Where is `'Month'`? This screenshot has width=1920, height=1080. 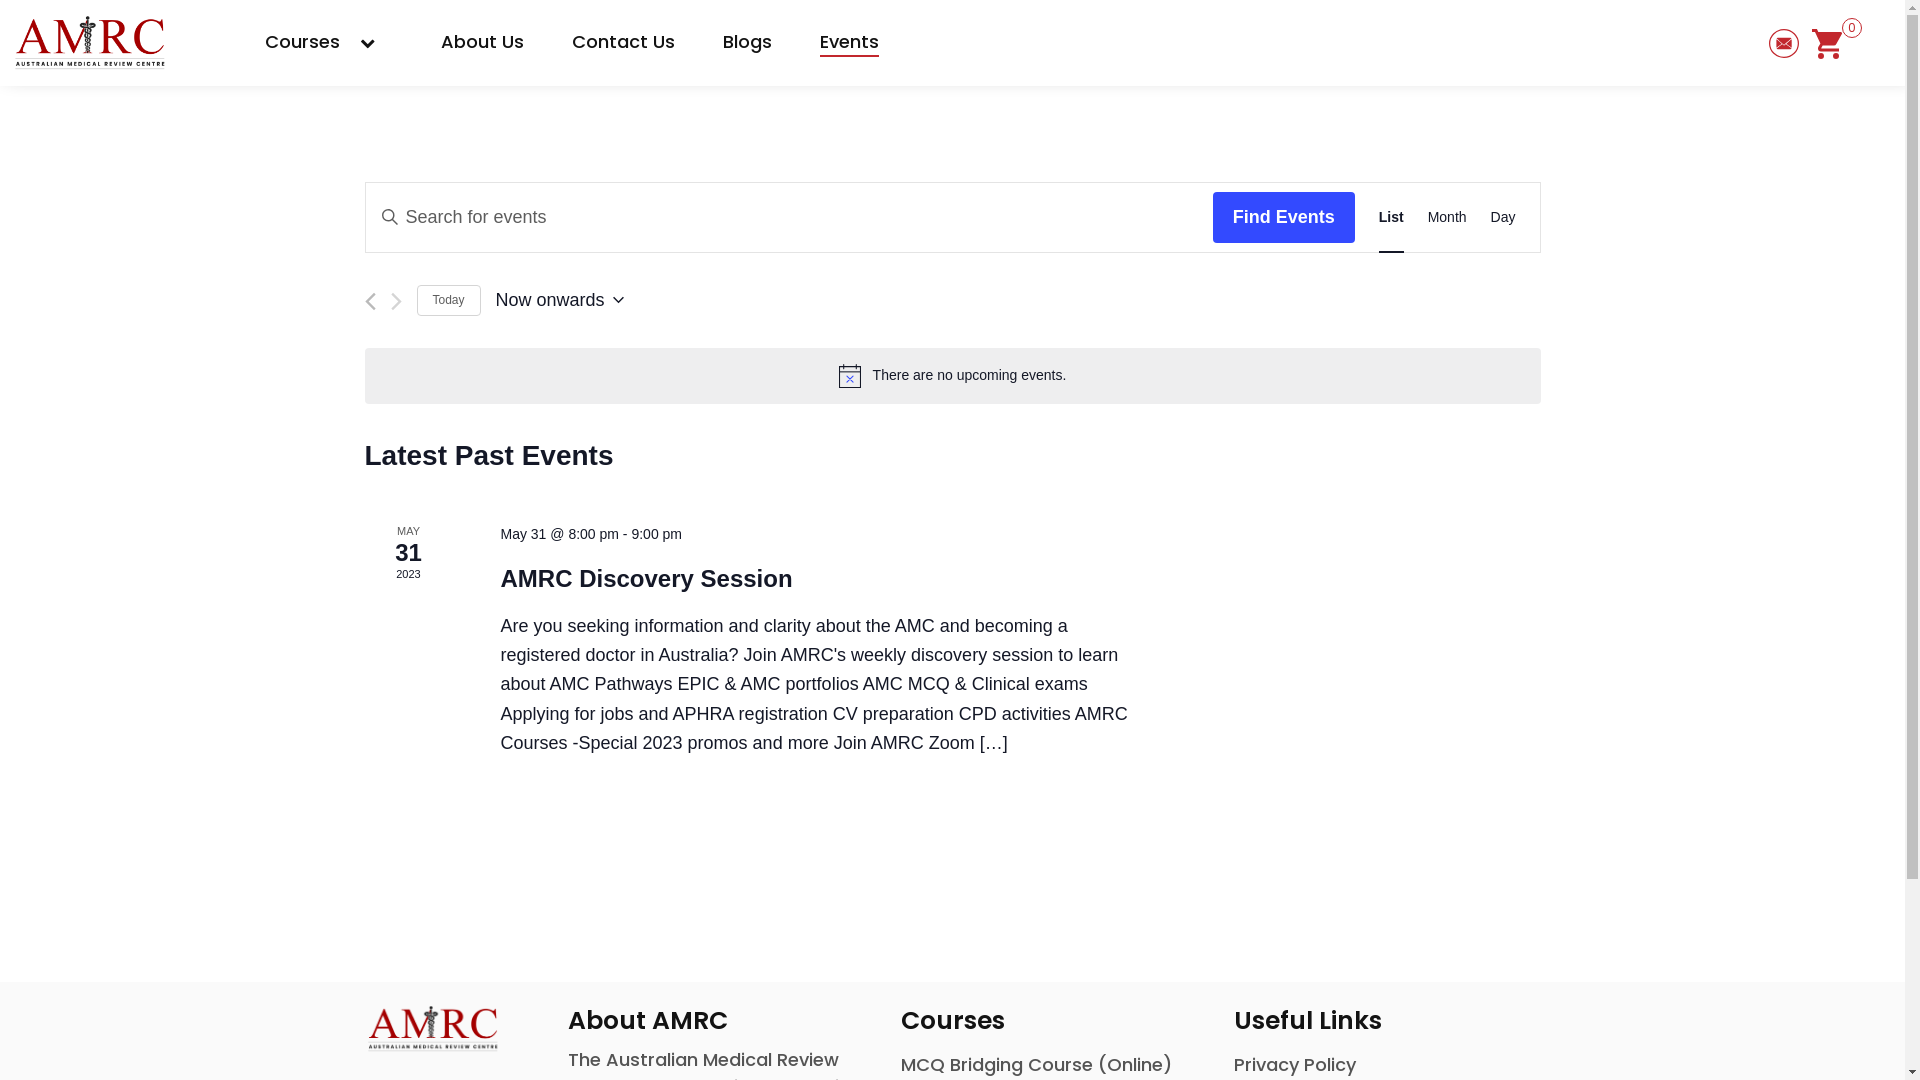 'Month' is located at coordinates (1447, 217).